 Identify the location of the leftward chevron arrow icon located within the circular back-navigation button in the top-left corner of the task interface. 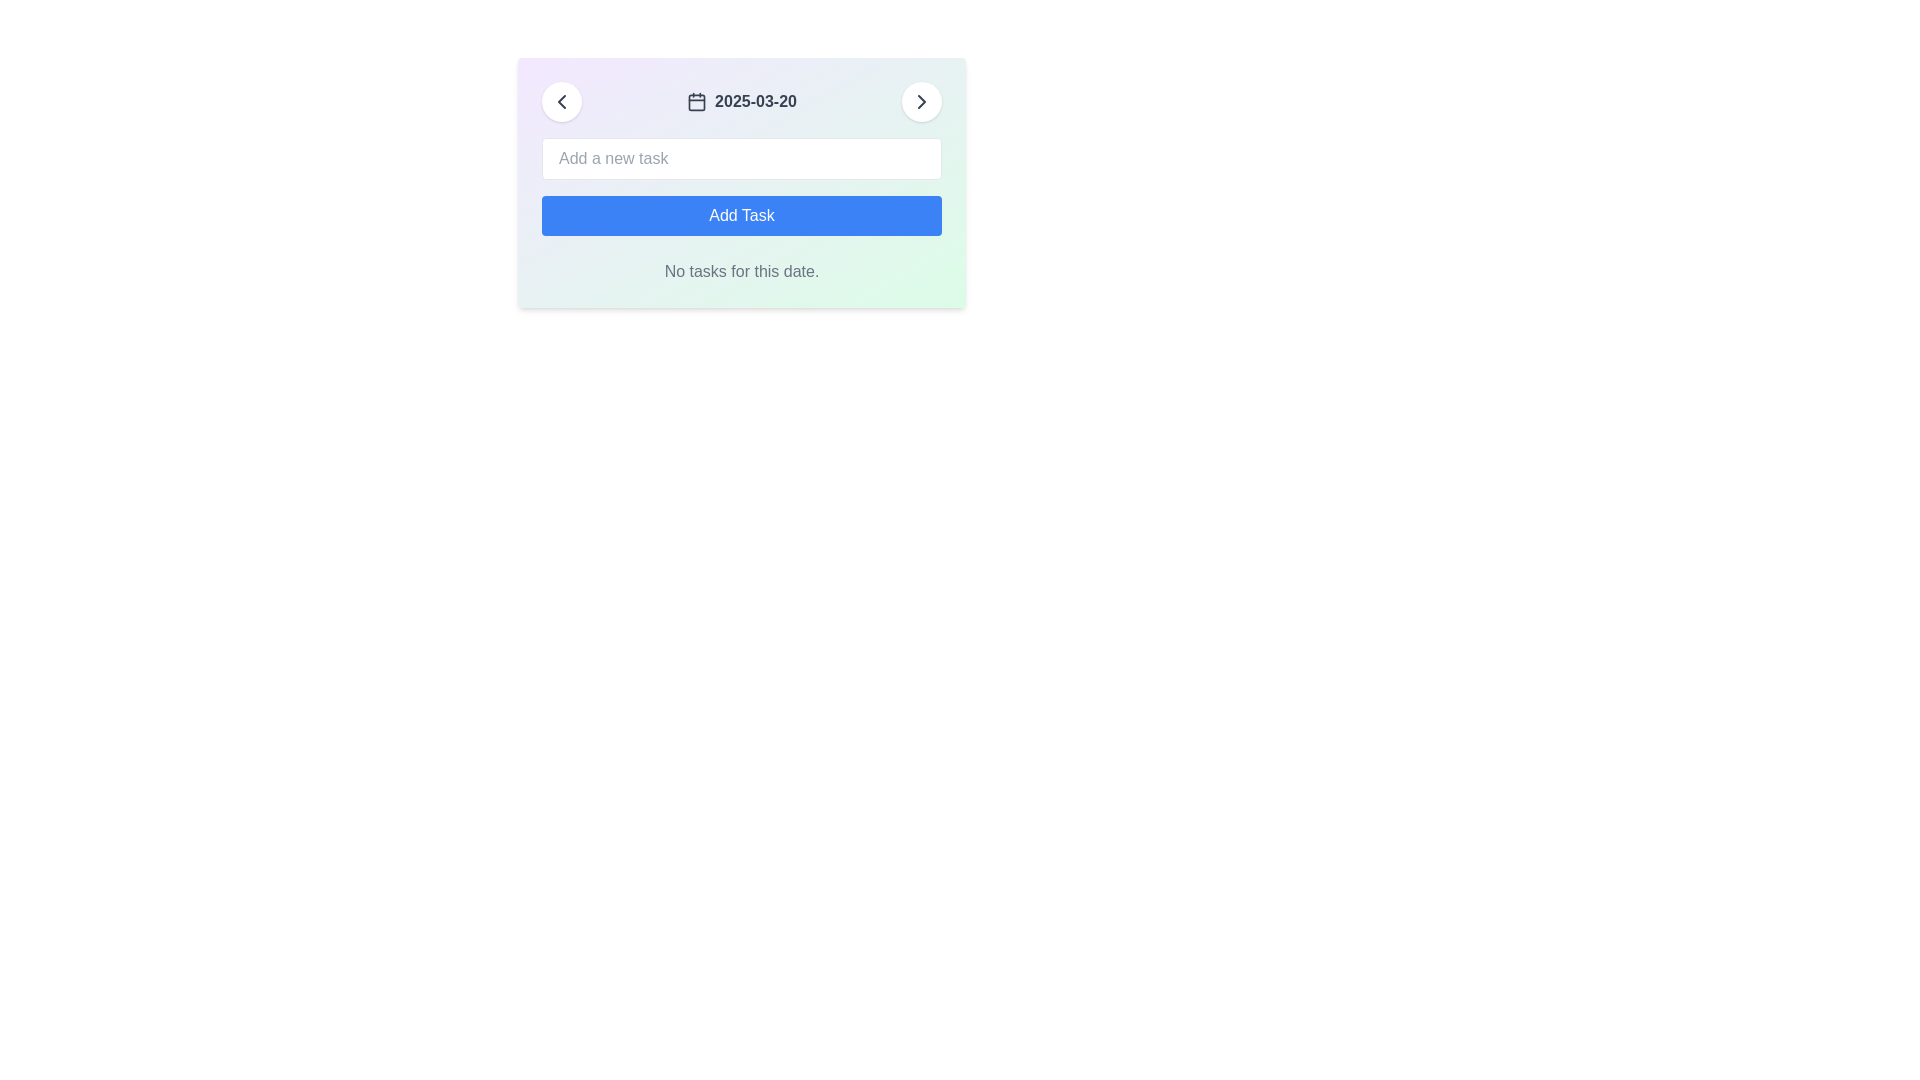
(560, 101).